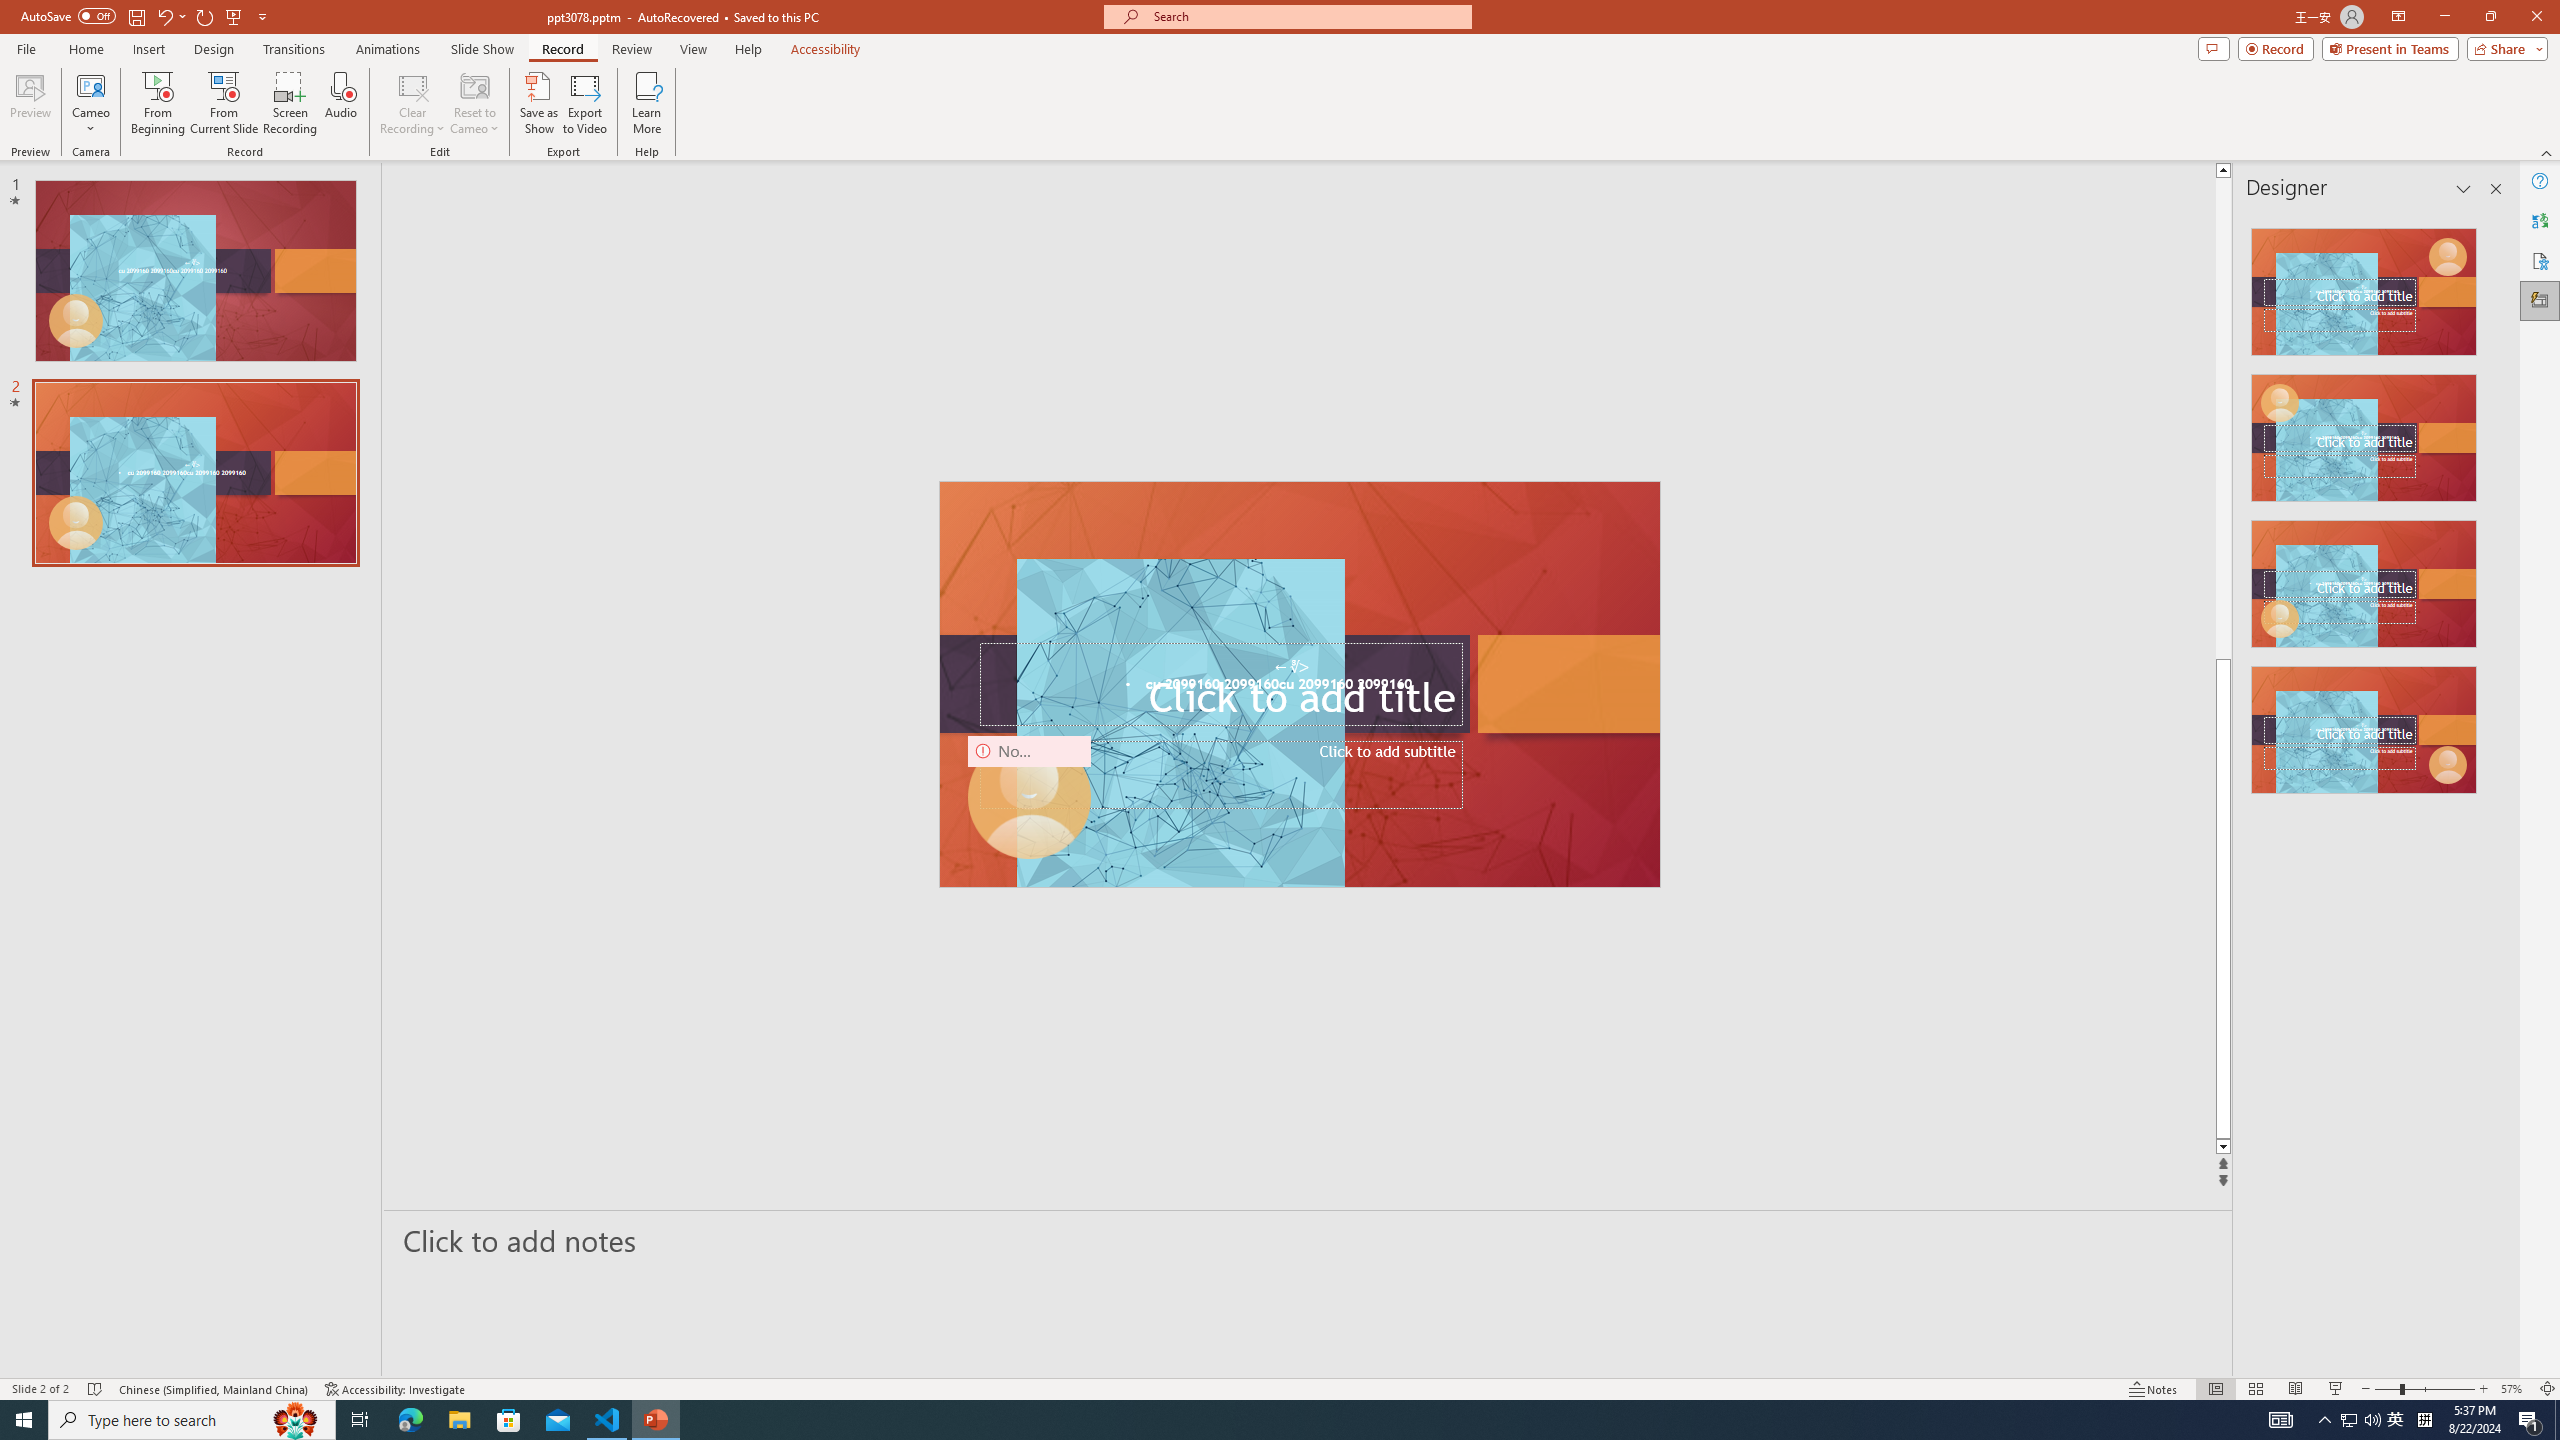 The image size is (2560, 1440). I want to click on 'Zoom 57%', so click(2515, 1389).